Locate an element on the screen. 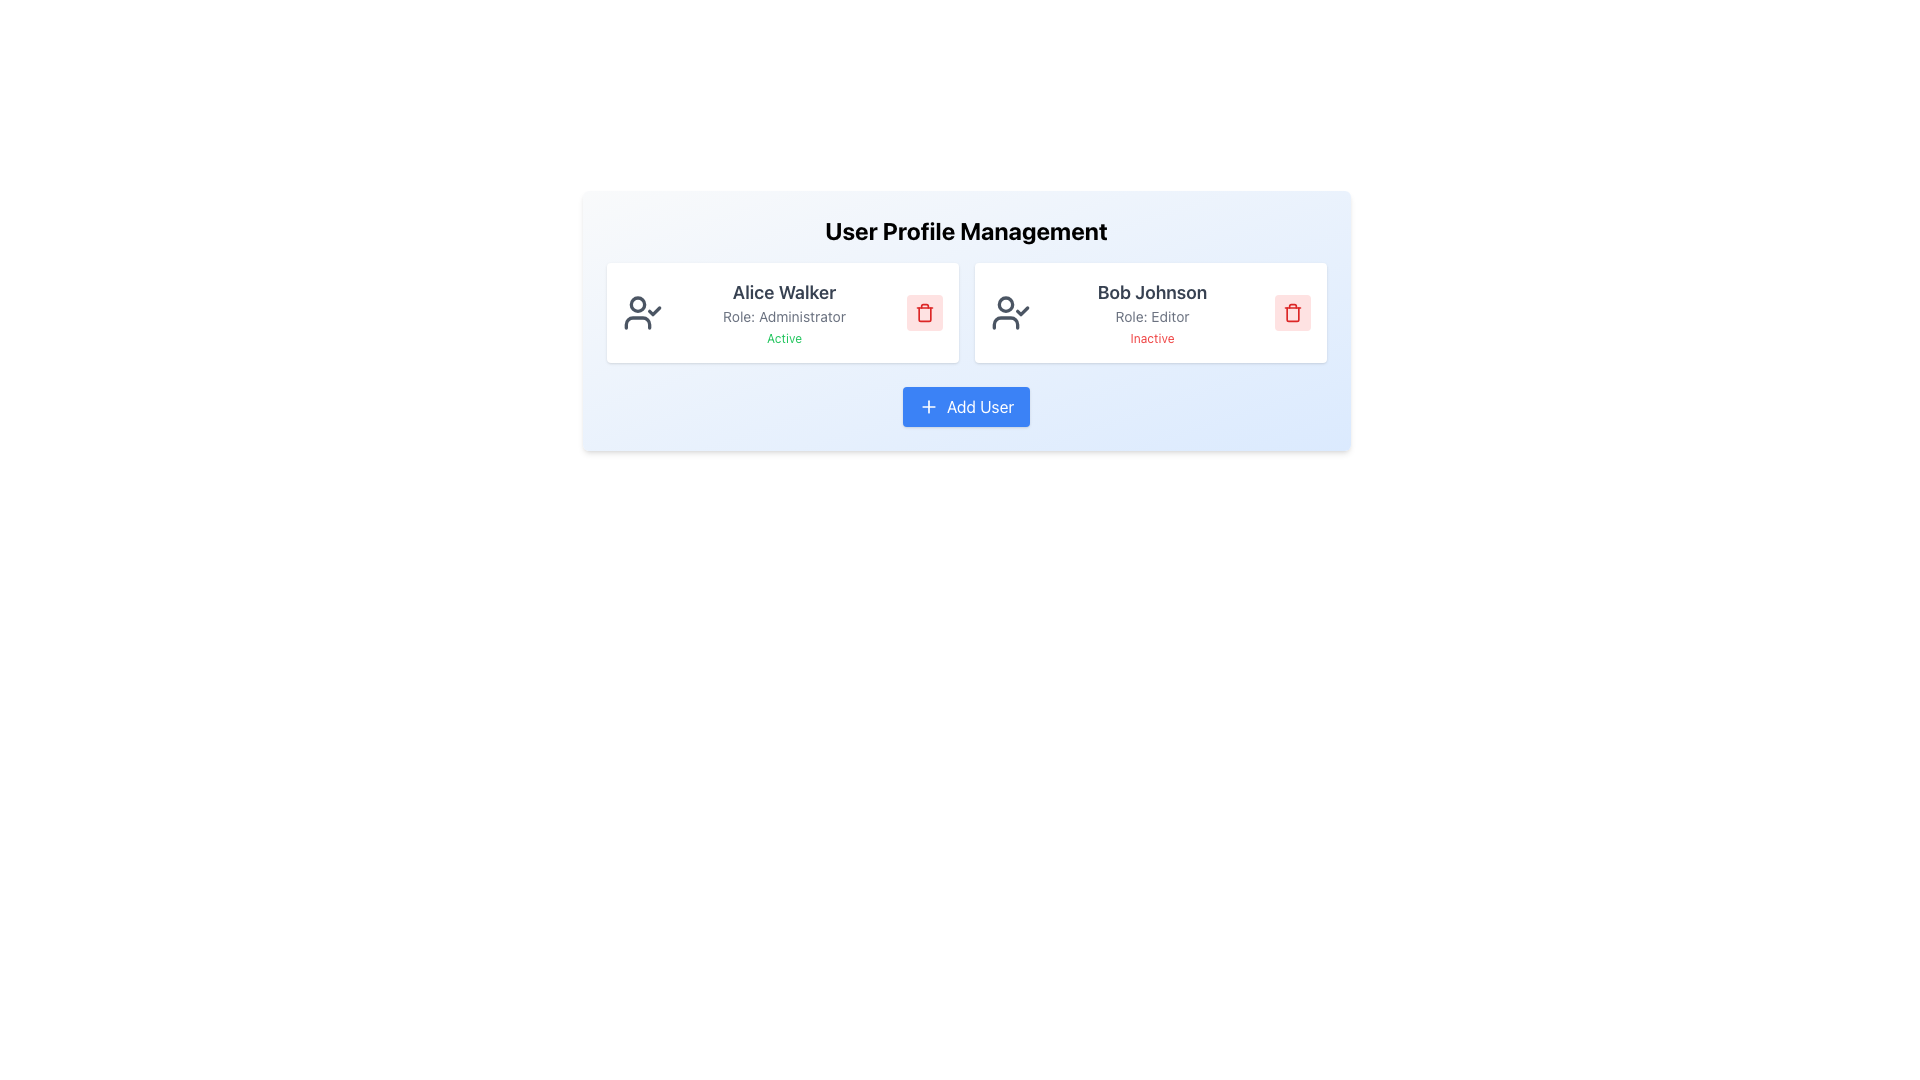 This screenshot has width=1920, height=1080. the 'Bob Johnson' text label, which is prominently displayed in bold, dark gray font within the 'User Profile Management' section, positioned above the texts 'Role: Editor' and 'Inactive' is located at coordinates (1152, 293).